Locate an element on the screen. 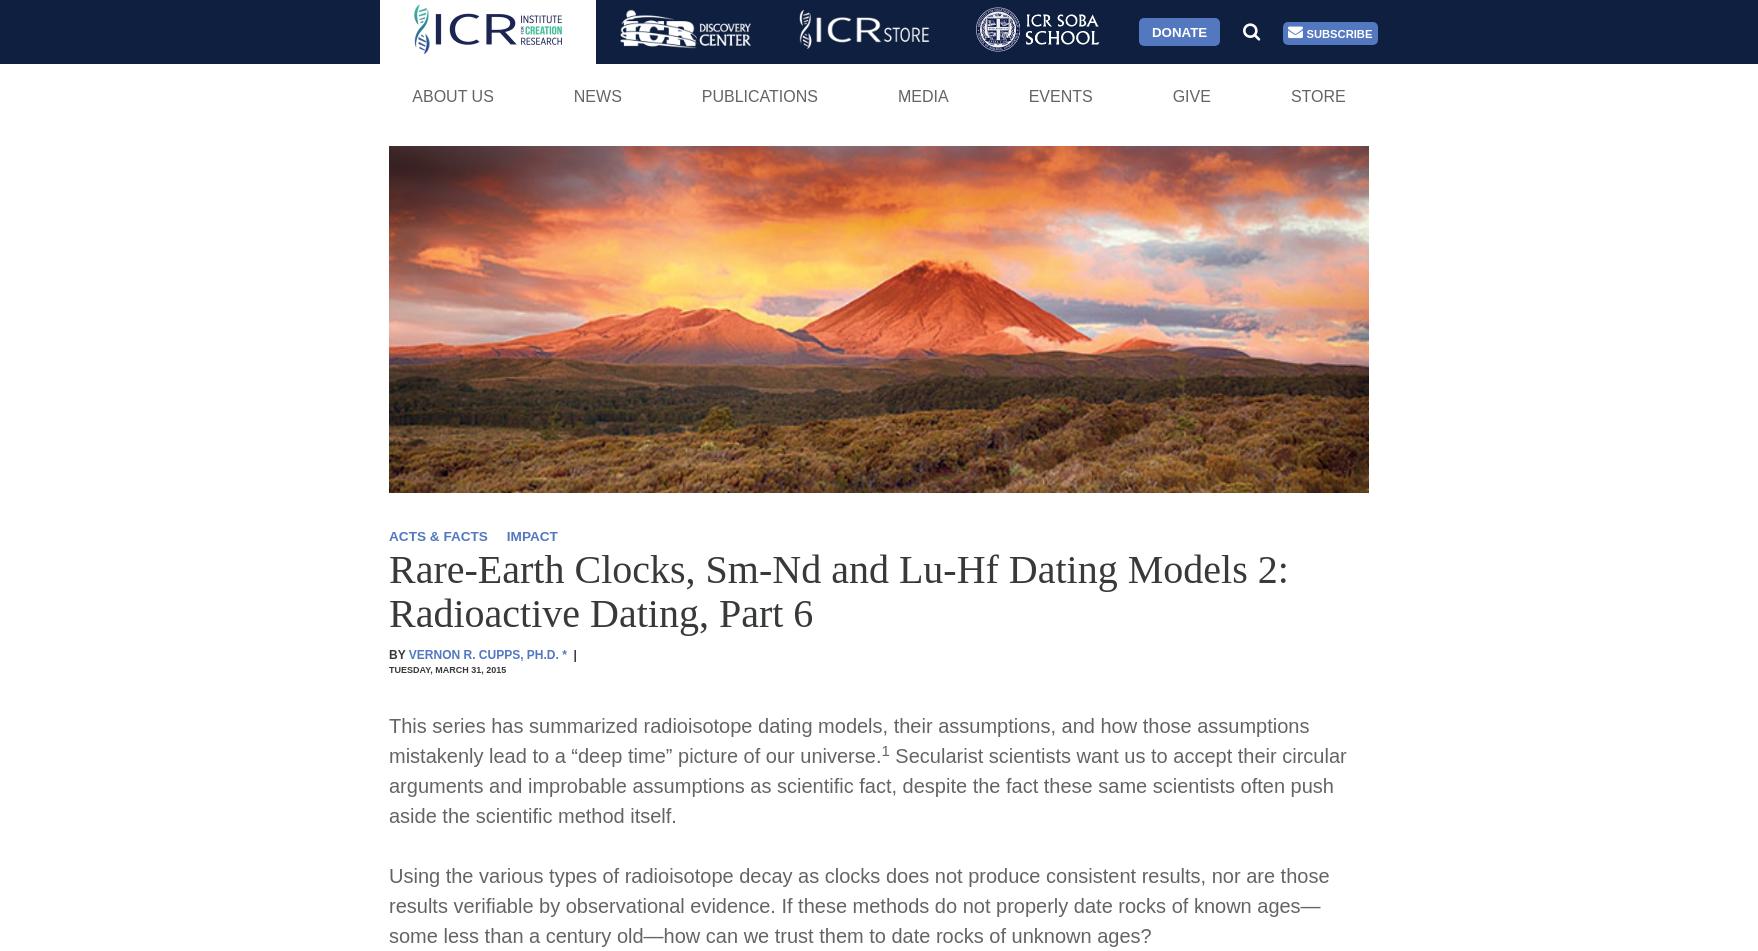  '|' is located at coordinates (574, 653).